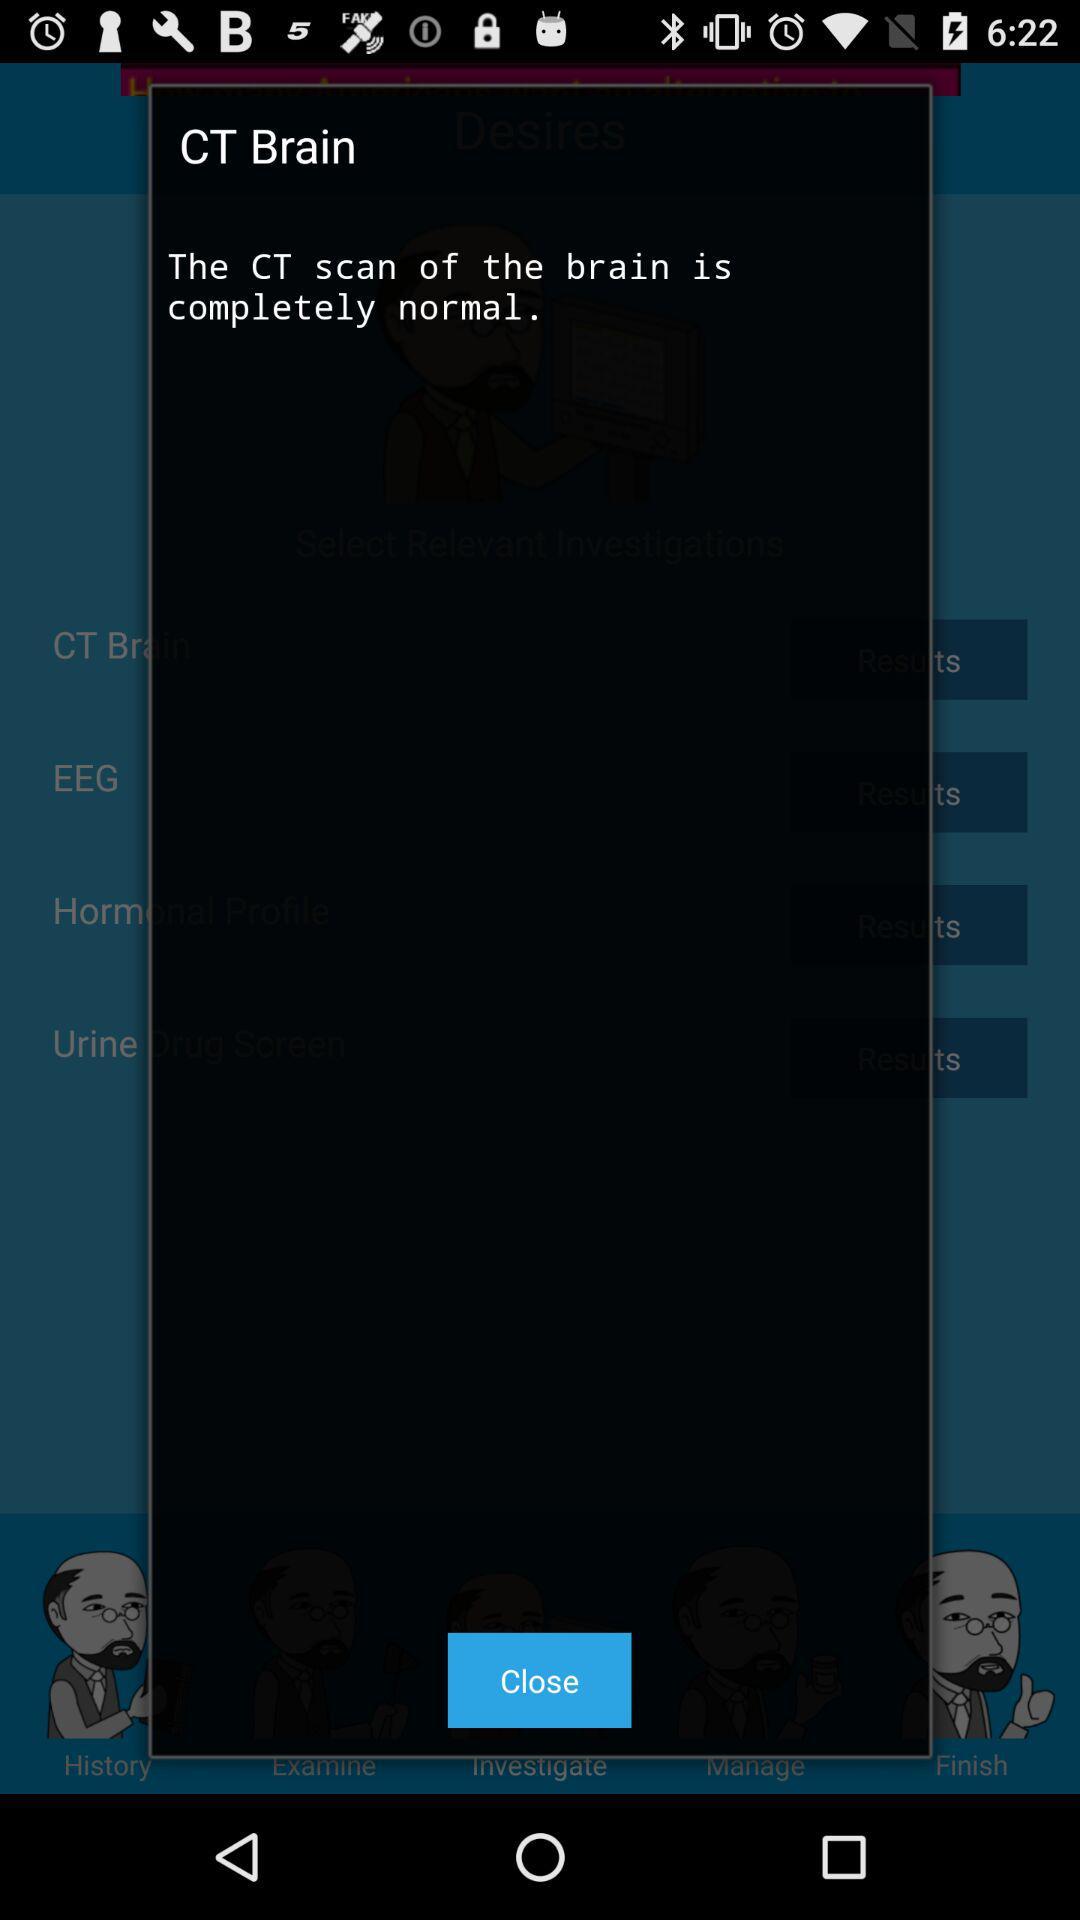 This screenshot has height=1920, width=1080. I want to click on the icon below the the ct scan icon, so click(538, 1680).